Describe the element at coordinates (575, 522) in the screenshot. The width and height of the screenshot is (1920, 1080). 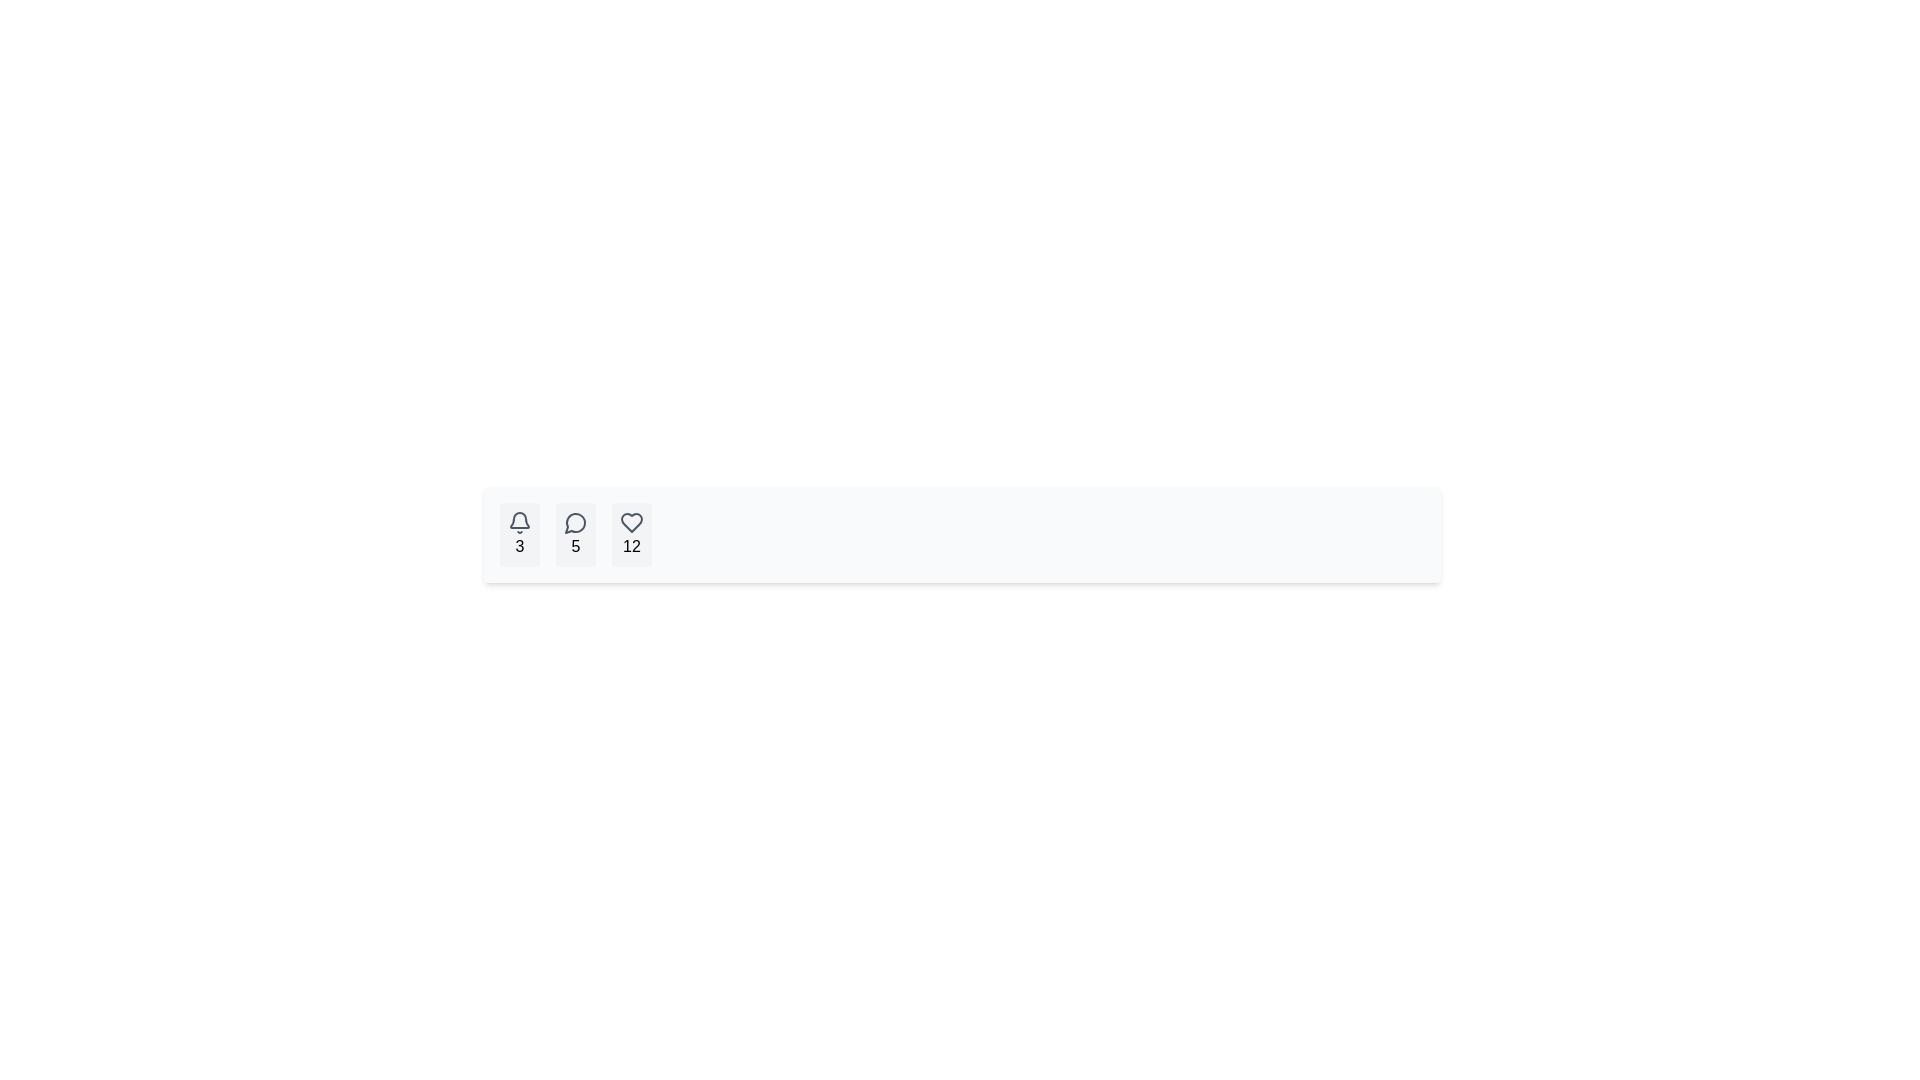
I see `the comment/message indicator SVG icon located between the bell icon and the heart icon to interact with it` at that location.